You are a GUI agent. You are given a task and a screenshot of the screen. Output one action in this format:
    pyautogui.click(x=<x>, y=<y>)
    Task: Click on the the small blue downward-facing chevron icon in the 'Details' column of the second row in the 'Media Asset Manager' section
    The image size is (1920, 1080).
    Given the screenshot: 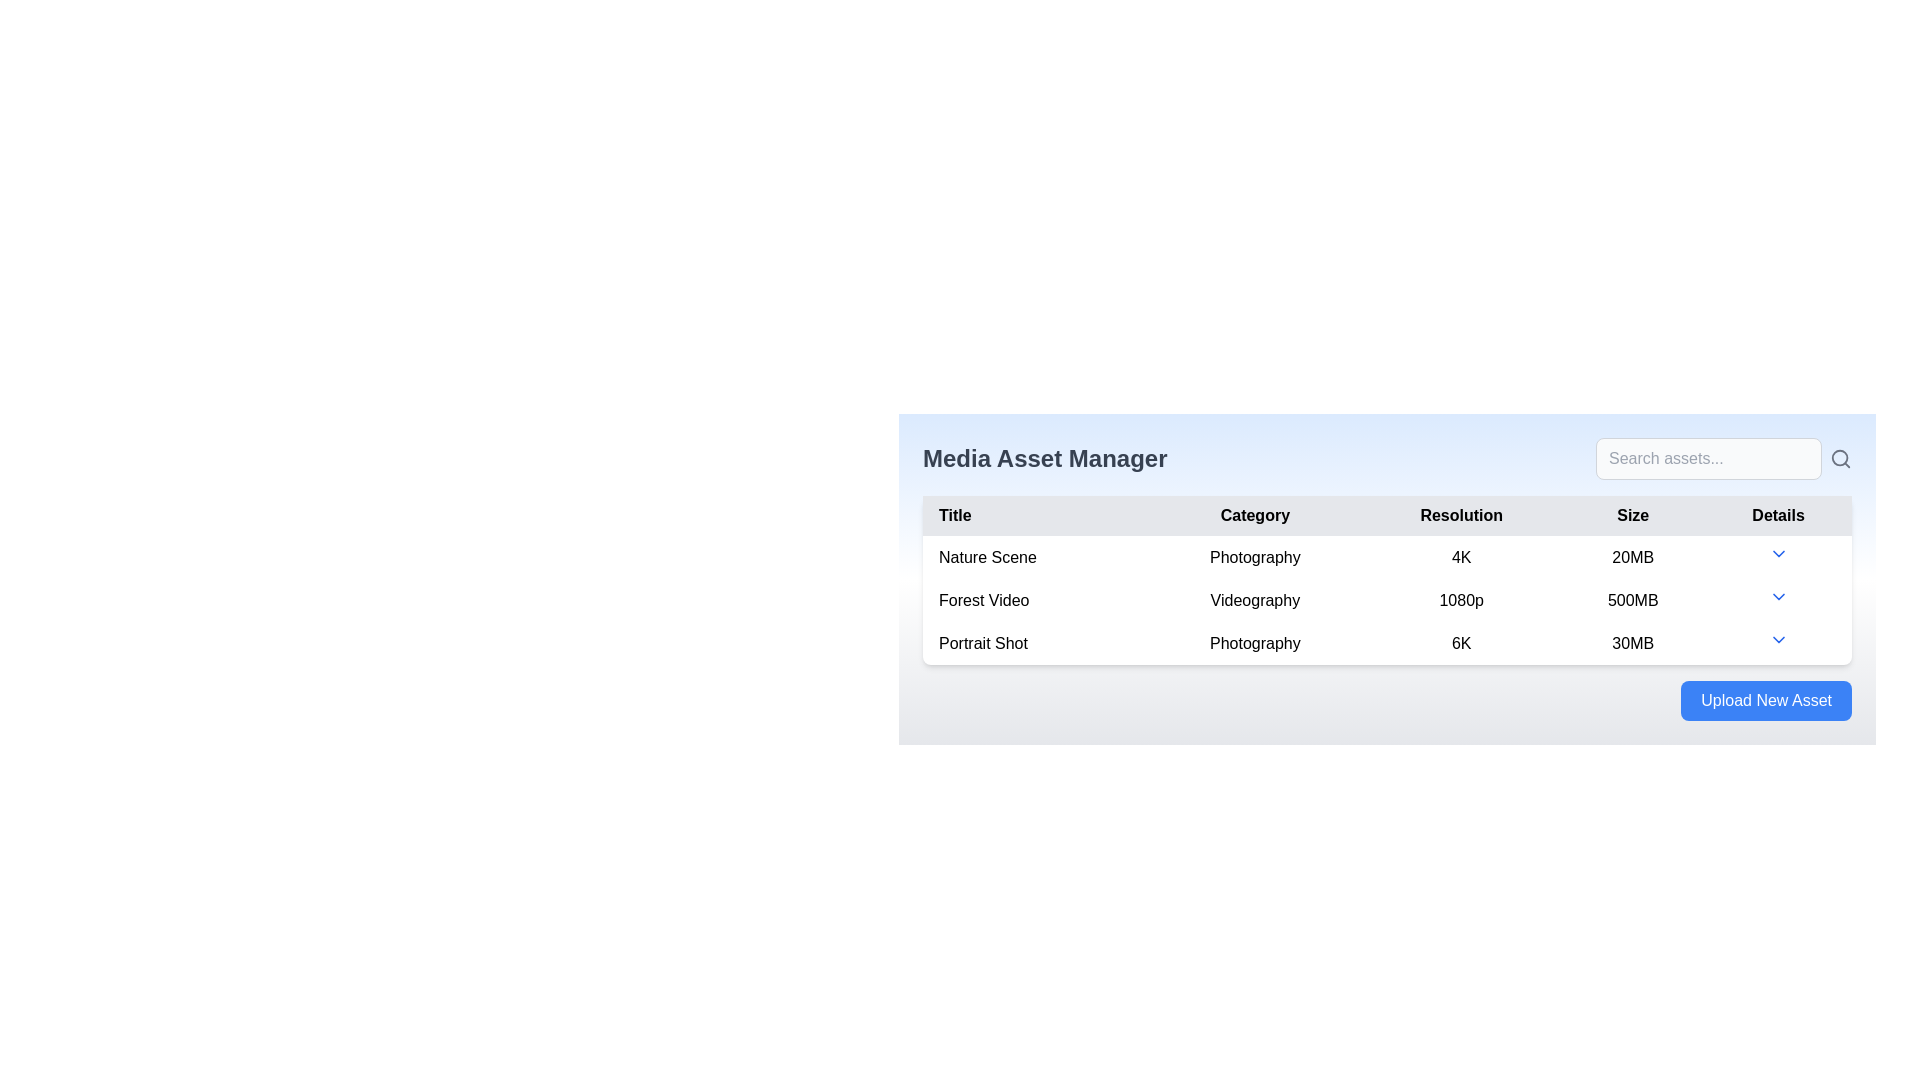 What is the action you would take?
    pyautogui.click(x=1778, y=596)
    